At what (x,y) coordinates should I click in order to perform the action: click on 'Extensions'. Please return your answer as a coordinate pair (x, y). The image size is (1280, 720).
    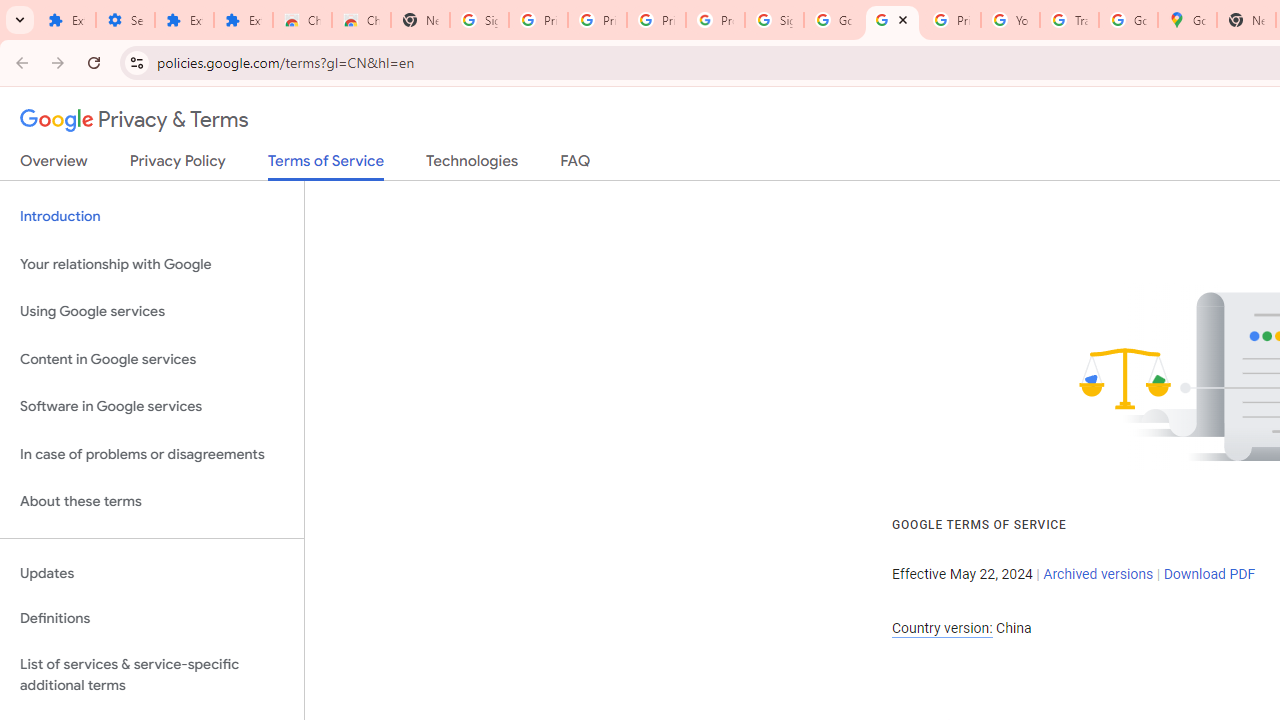
    Looking at the image, I should click on (184, 20).